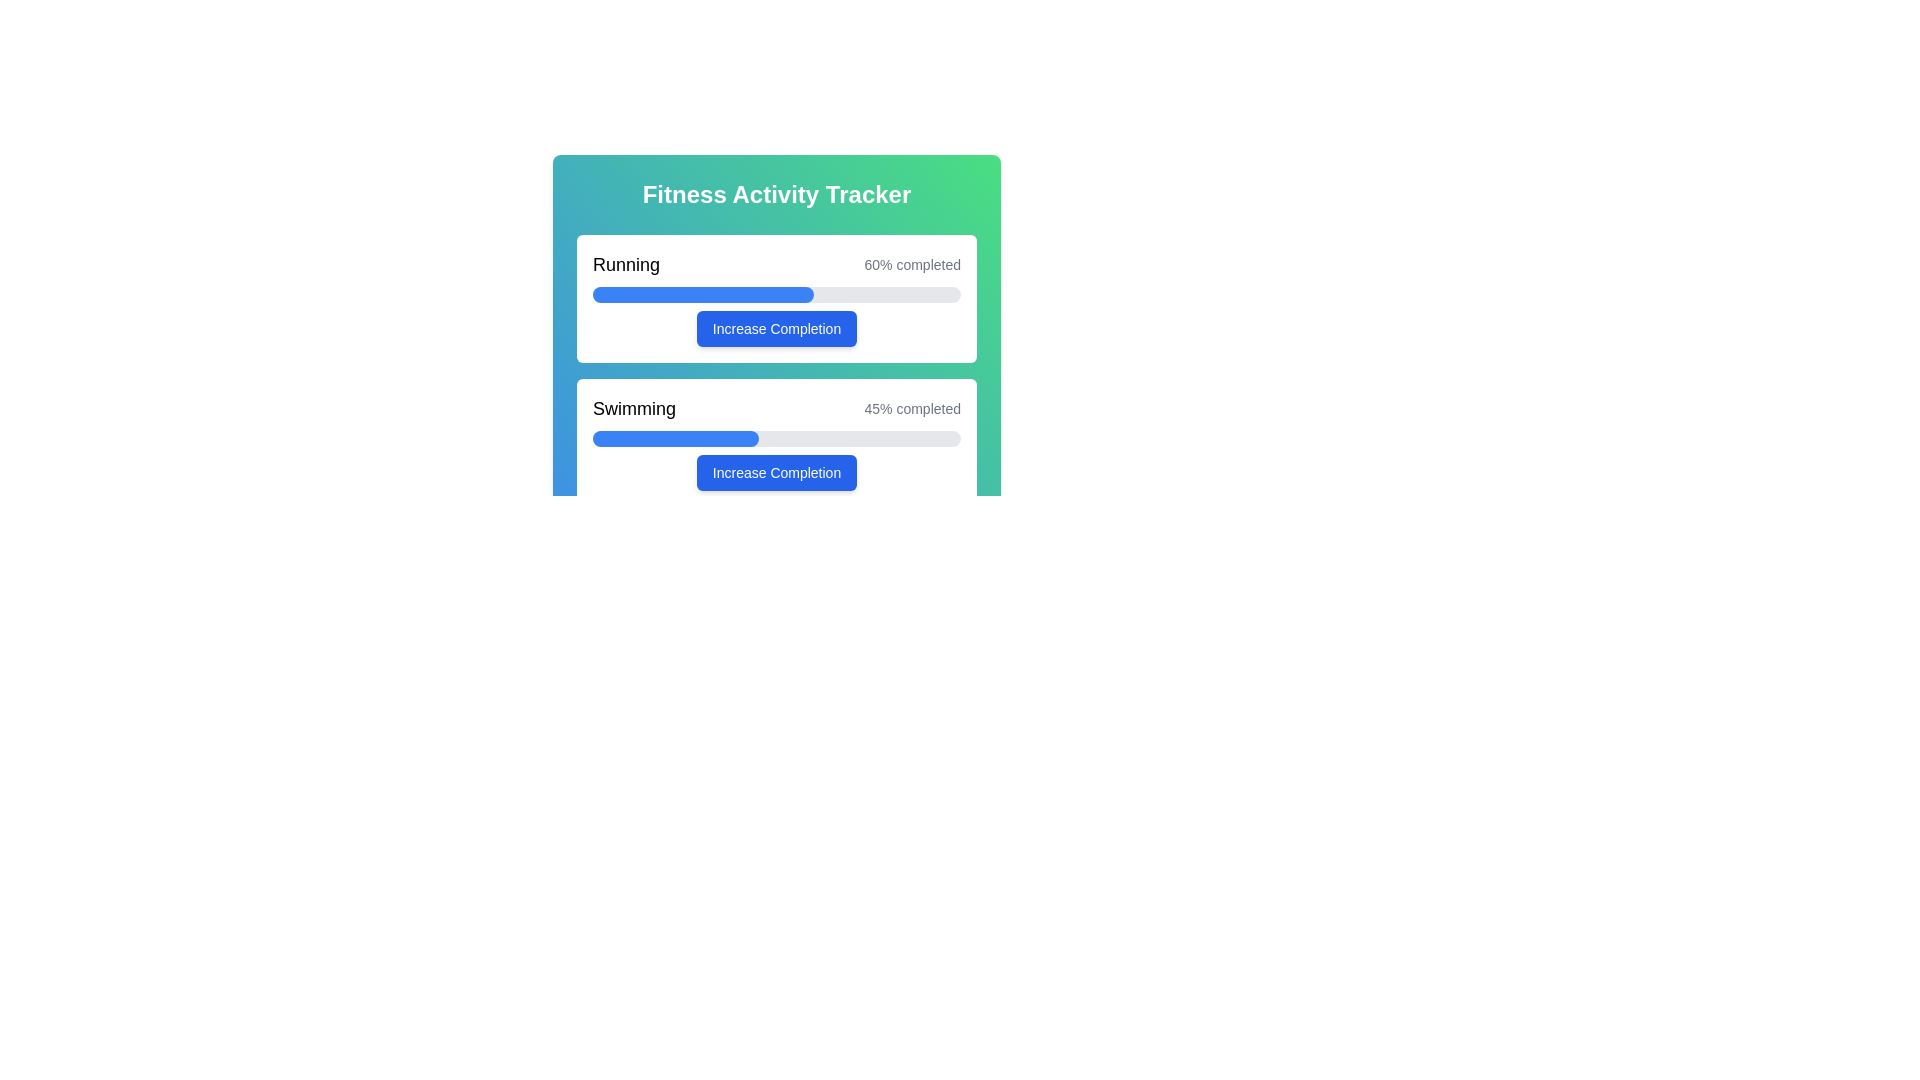 This screenshot has width=1920, height=1080. Describe the element at coordinates (776, 414) in the screenshot. I see `the second Activity tracker card in the 'Fitness Activity Tracker' section, which displays a 45% completion status for swimming, featuring a gradient background and rounded corners` at that location.